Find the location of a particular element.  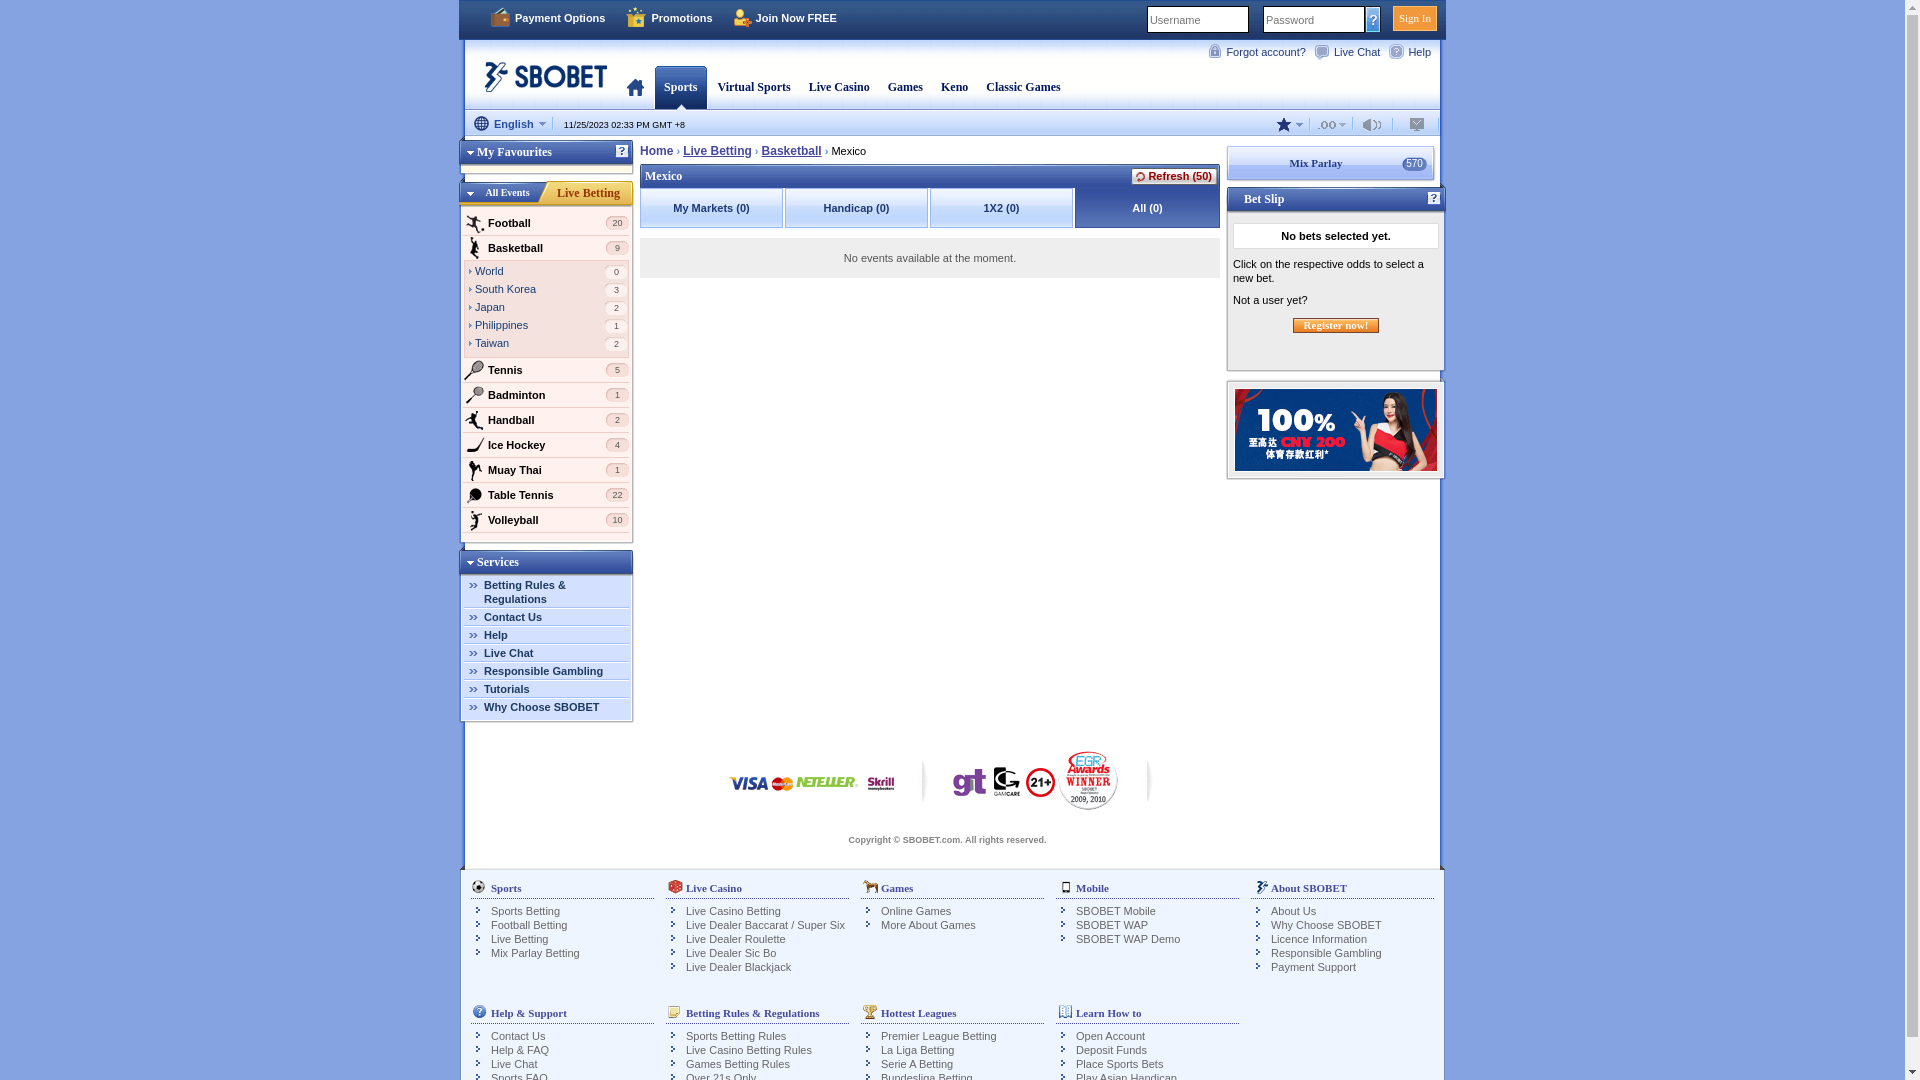

'Japan is located at coordinates (551, 308).